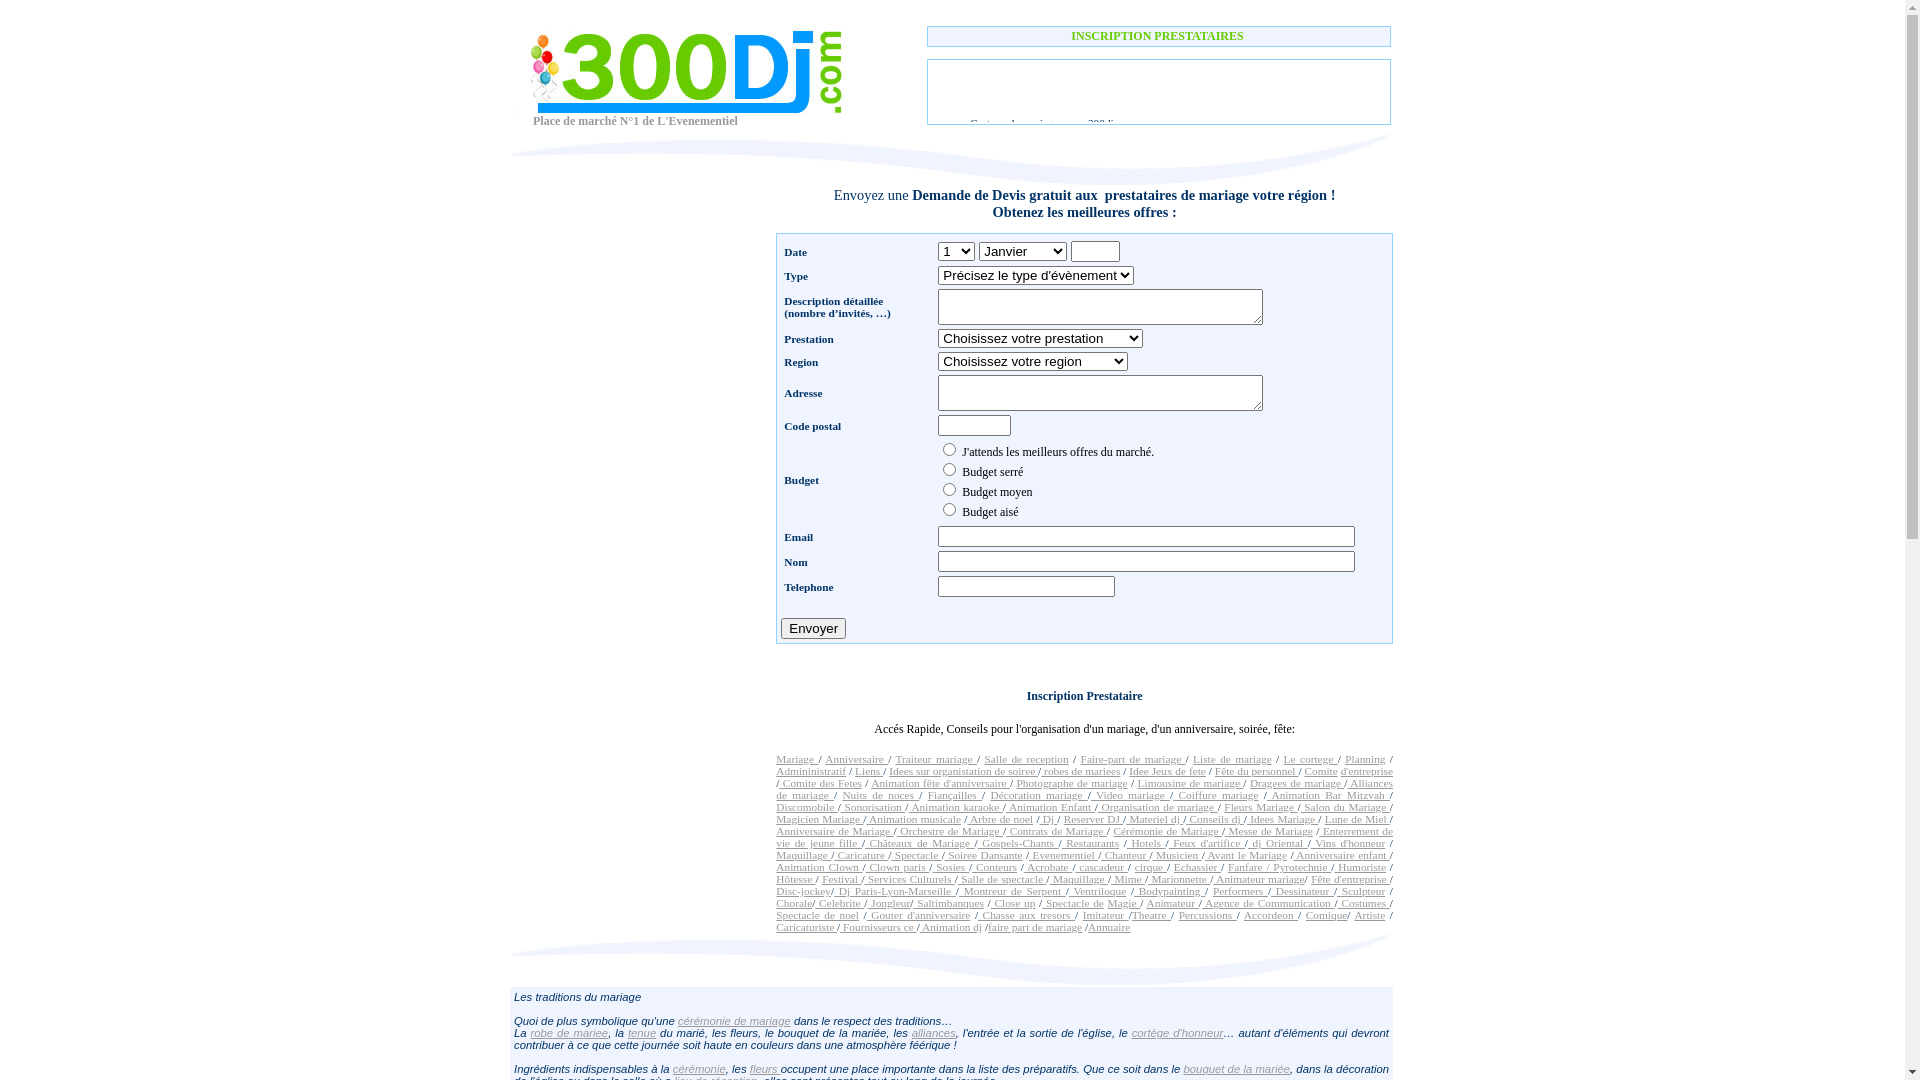 This screenshot has width=1920, height=1080. Describe the element at coordinates (865, 866) in the screenshot. I see `'Clown paris'` at that location.